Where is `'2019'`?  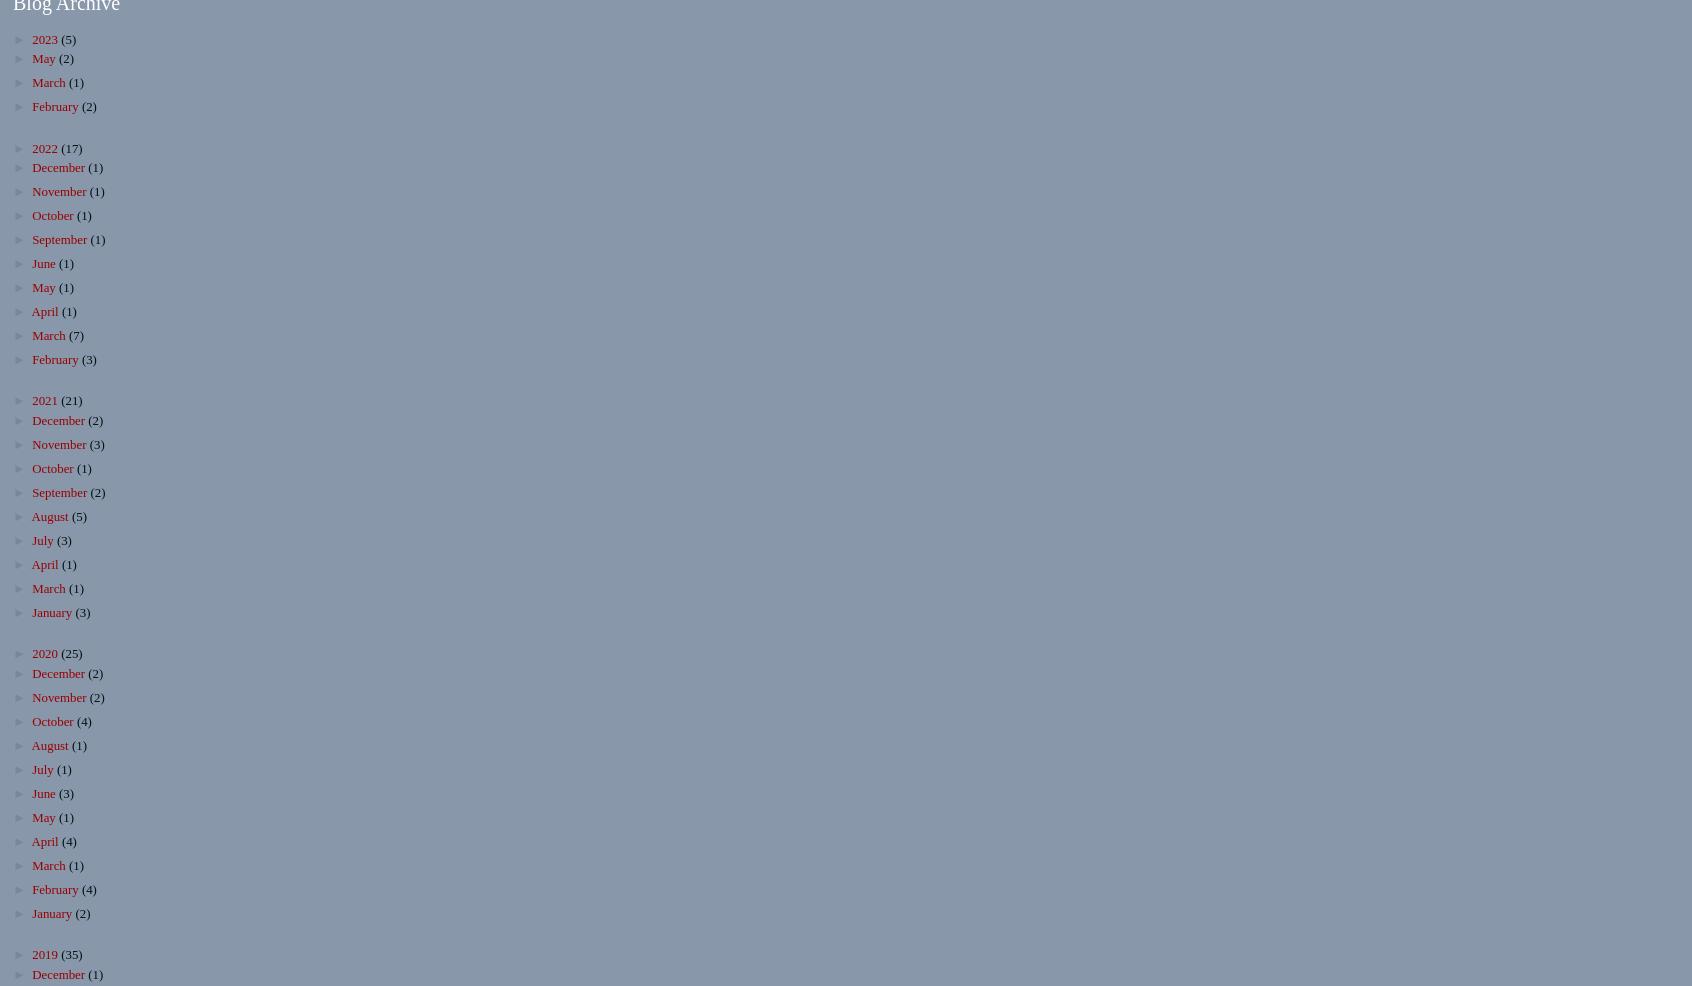
'2019' is located at coordinates (45, 955).